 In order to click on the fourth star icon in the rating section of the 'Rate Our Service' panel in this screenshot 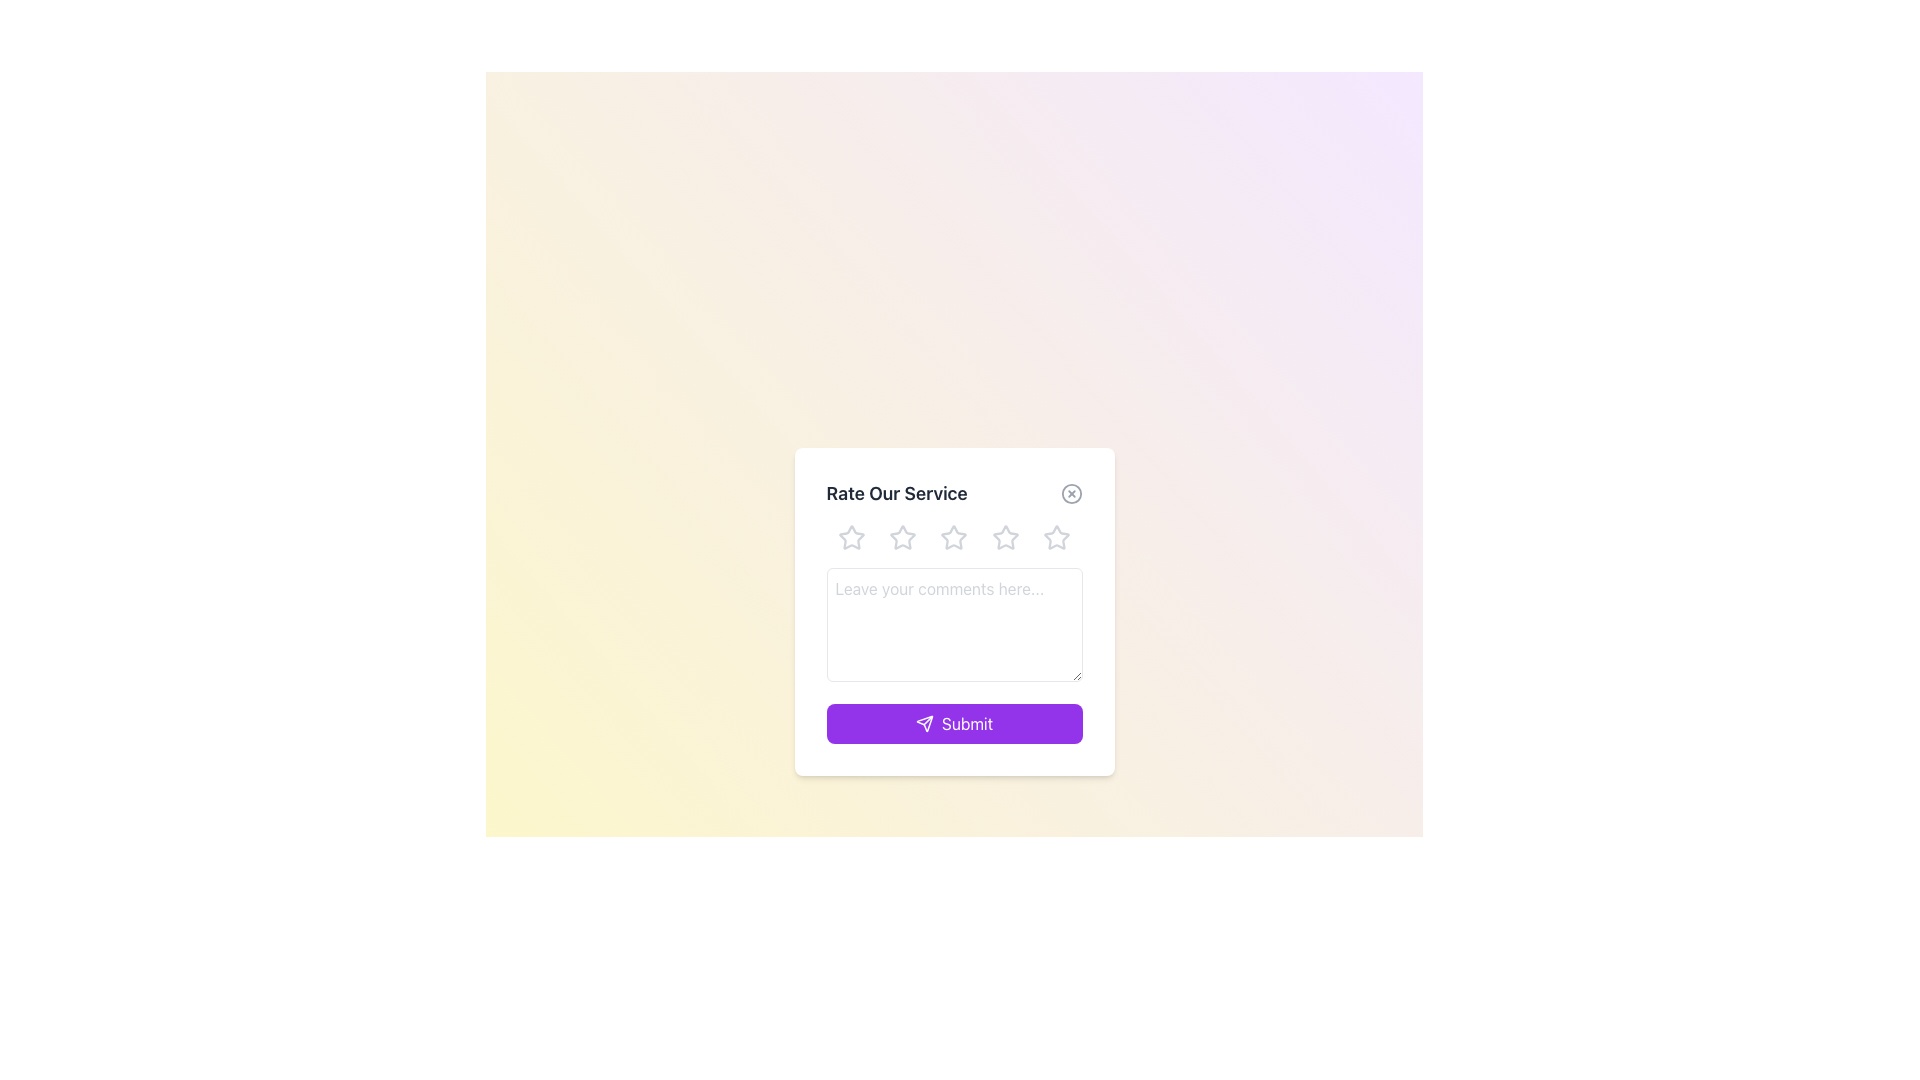, I will do `click(1005, 536)`.